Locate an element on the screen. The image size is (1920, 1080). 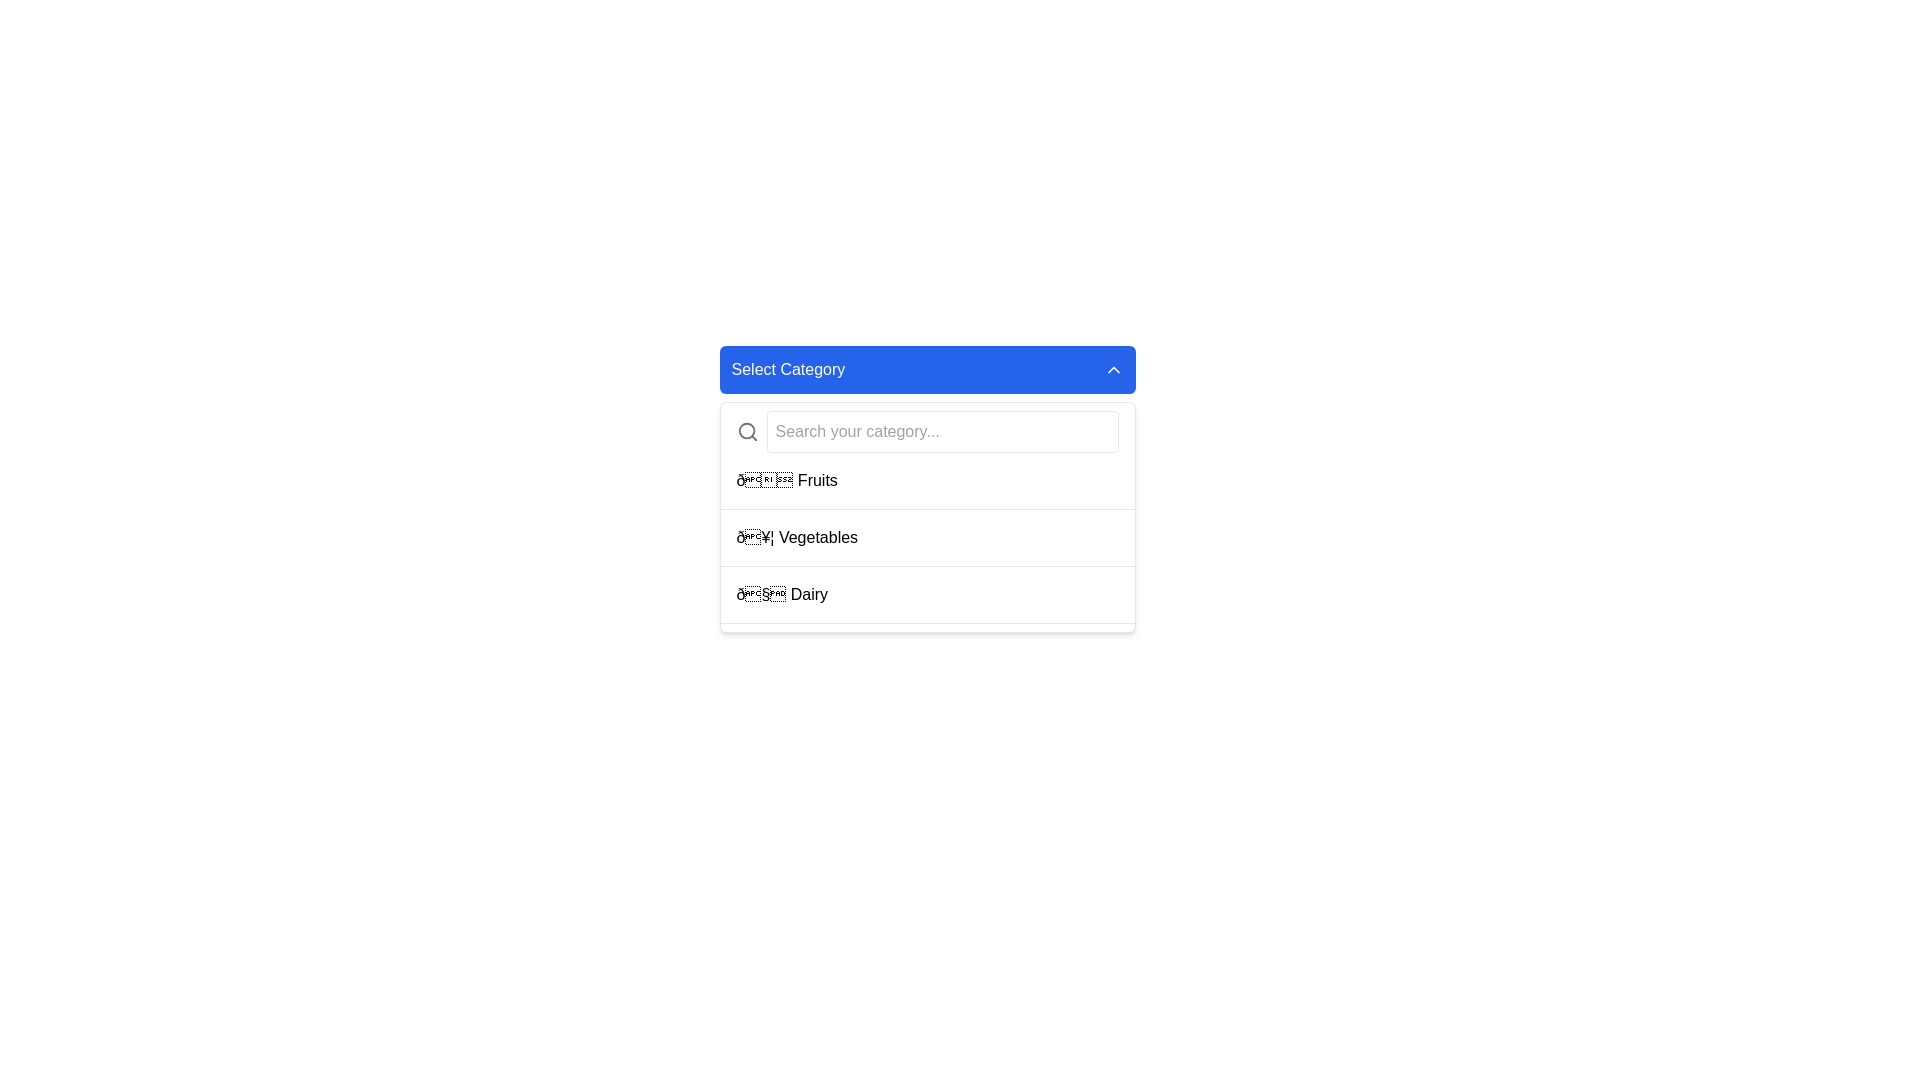
the 'Vegetables' list option in the dropdown menu beneath the title 'Select Category' is located at coordinates (796, 536).